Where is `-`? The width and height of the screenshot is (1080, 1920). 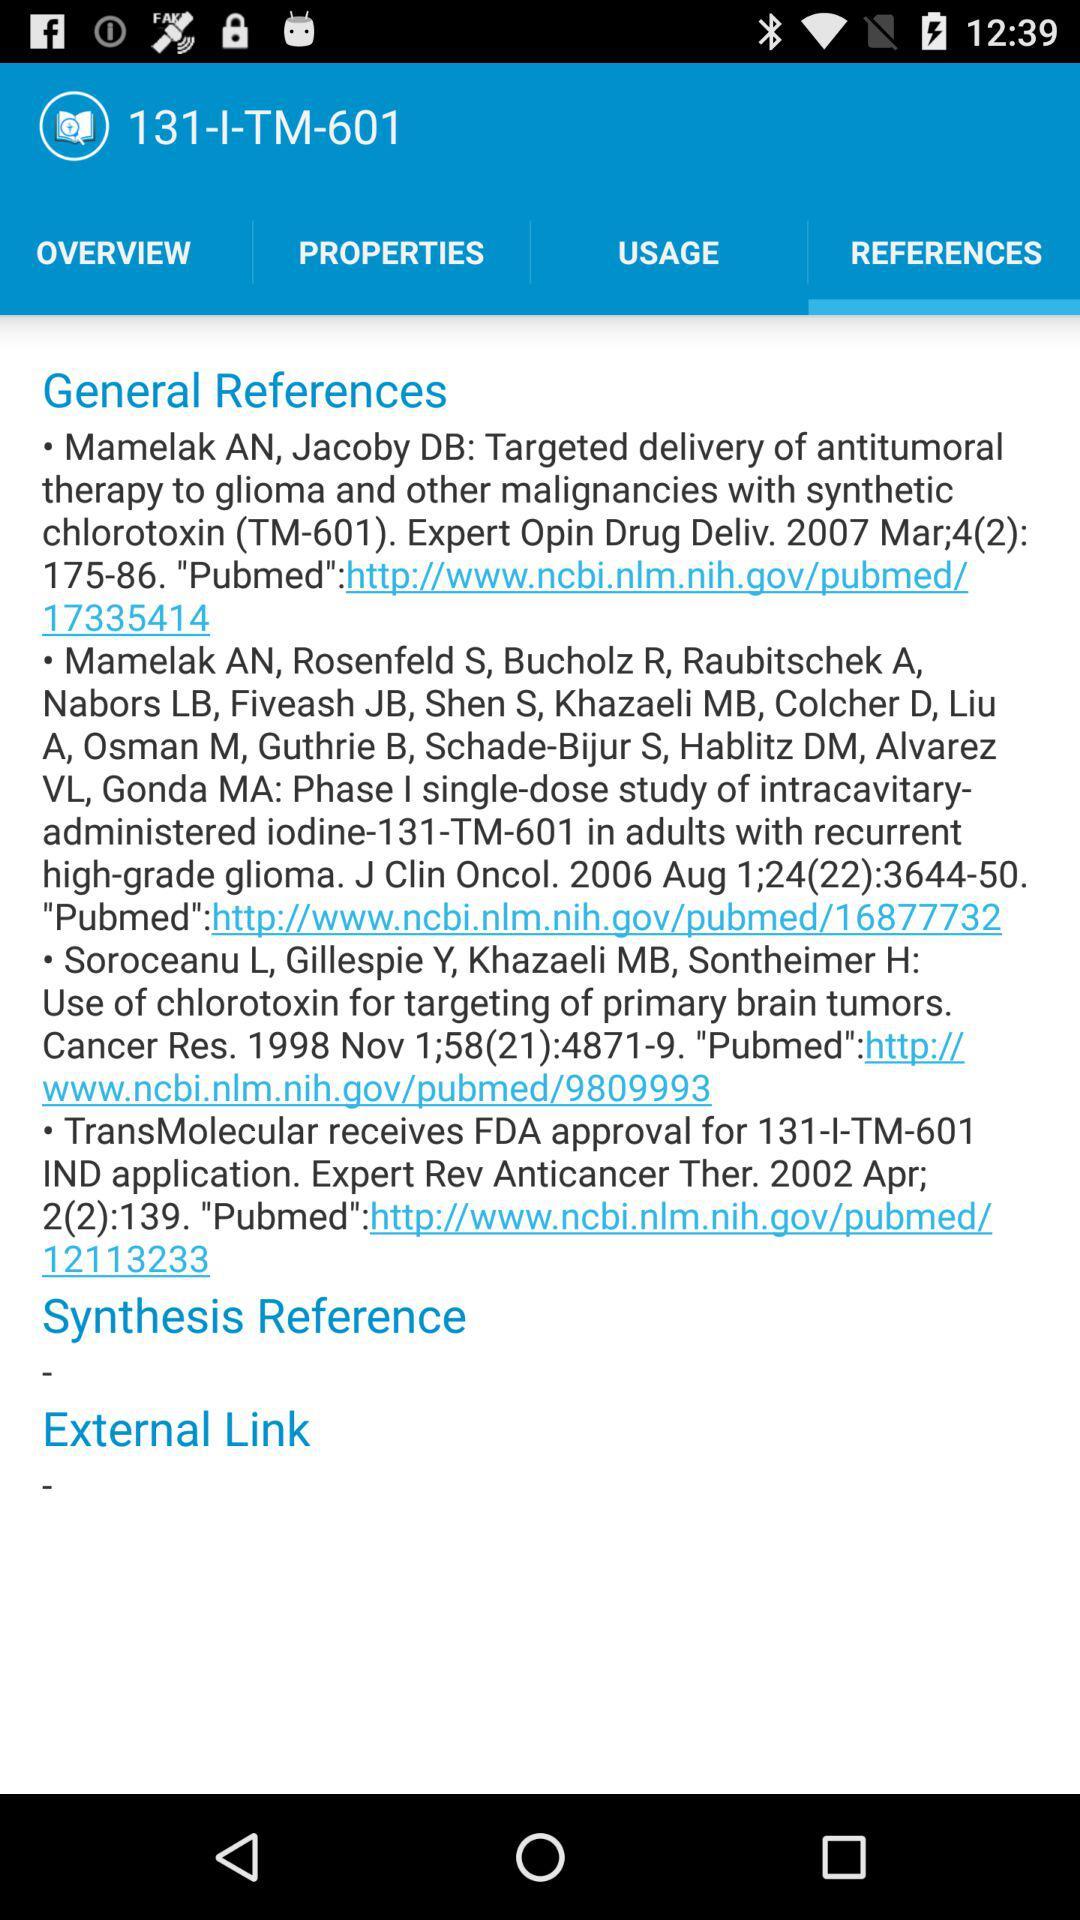 - is located at coordinates (540, 1484).